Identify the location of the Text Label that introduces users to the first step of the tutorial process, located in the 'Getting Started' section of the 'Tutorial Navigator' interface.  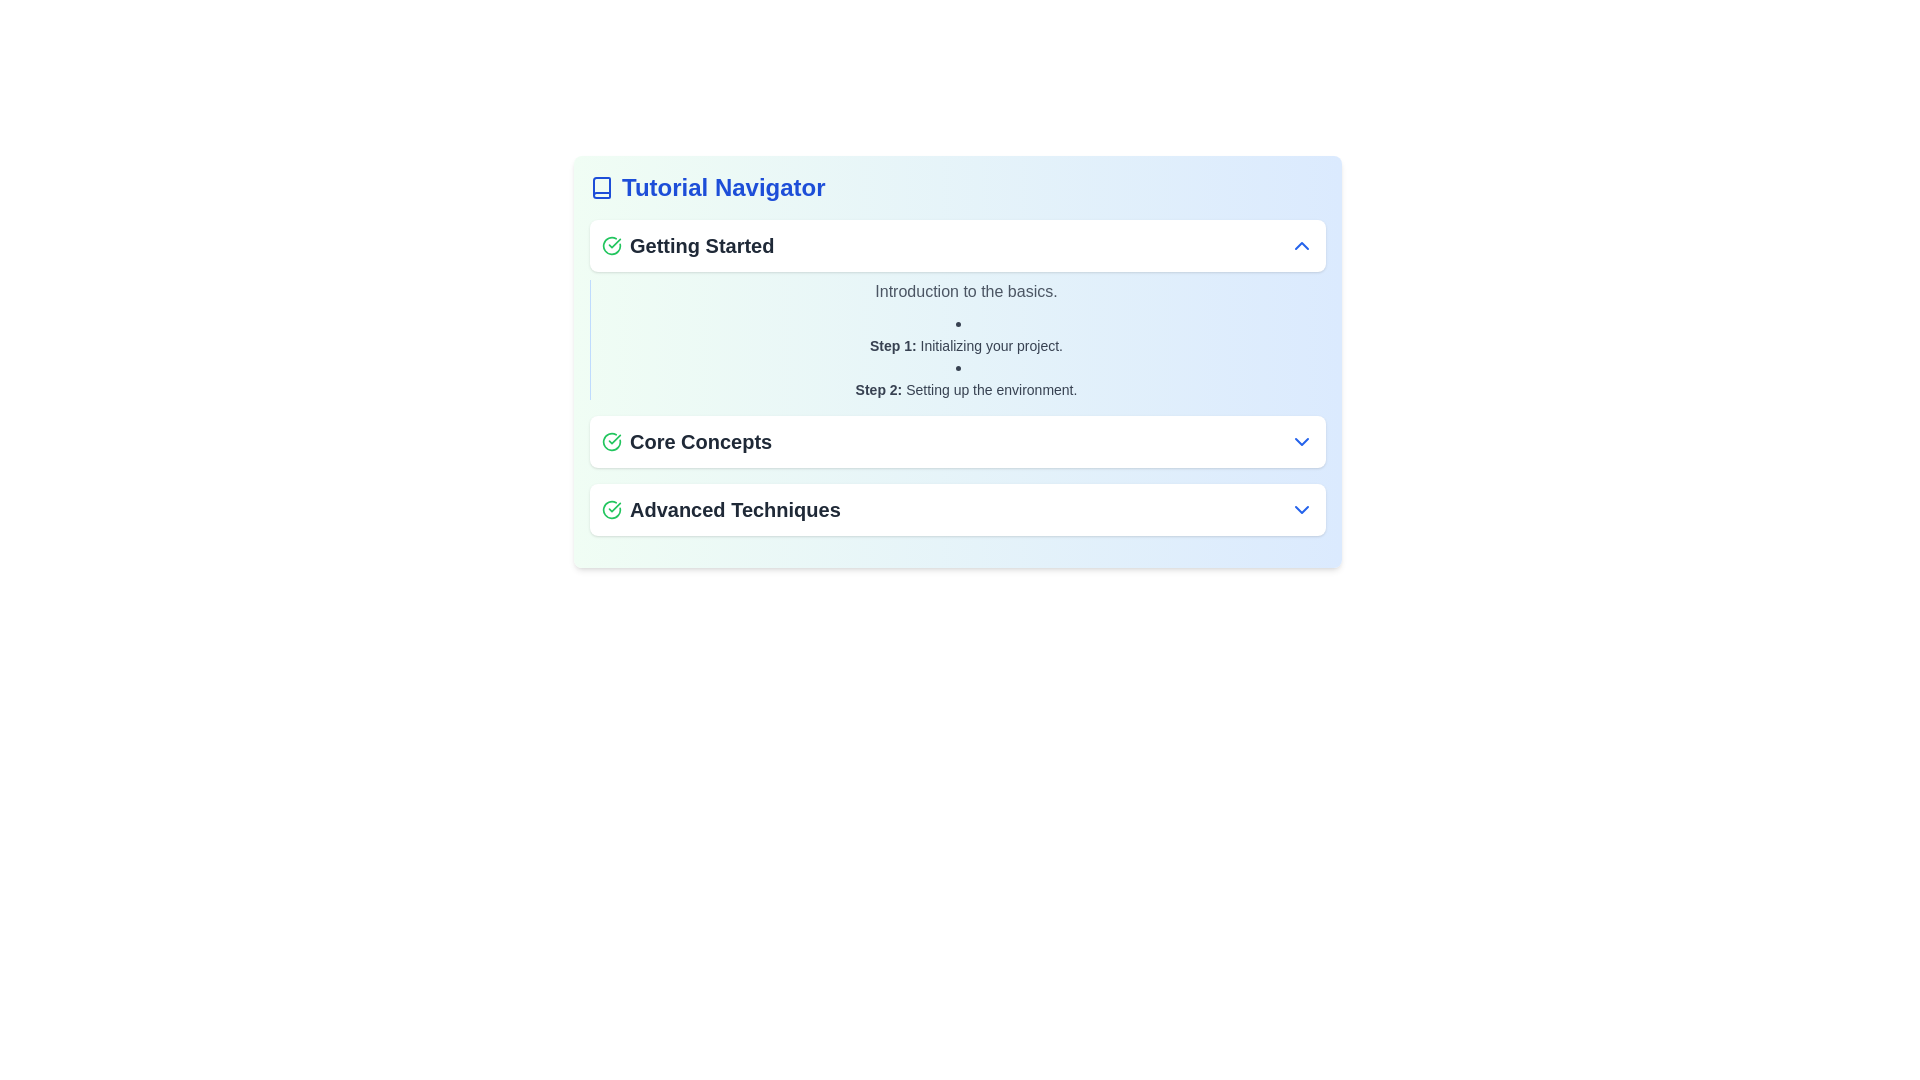
(966, 345).